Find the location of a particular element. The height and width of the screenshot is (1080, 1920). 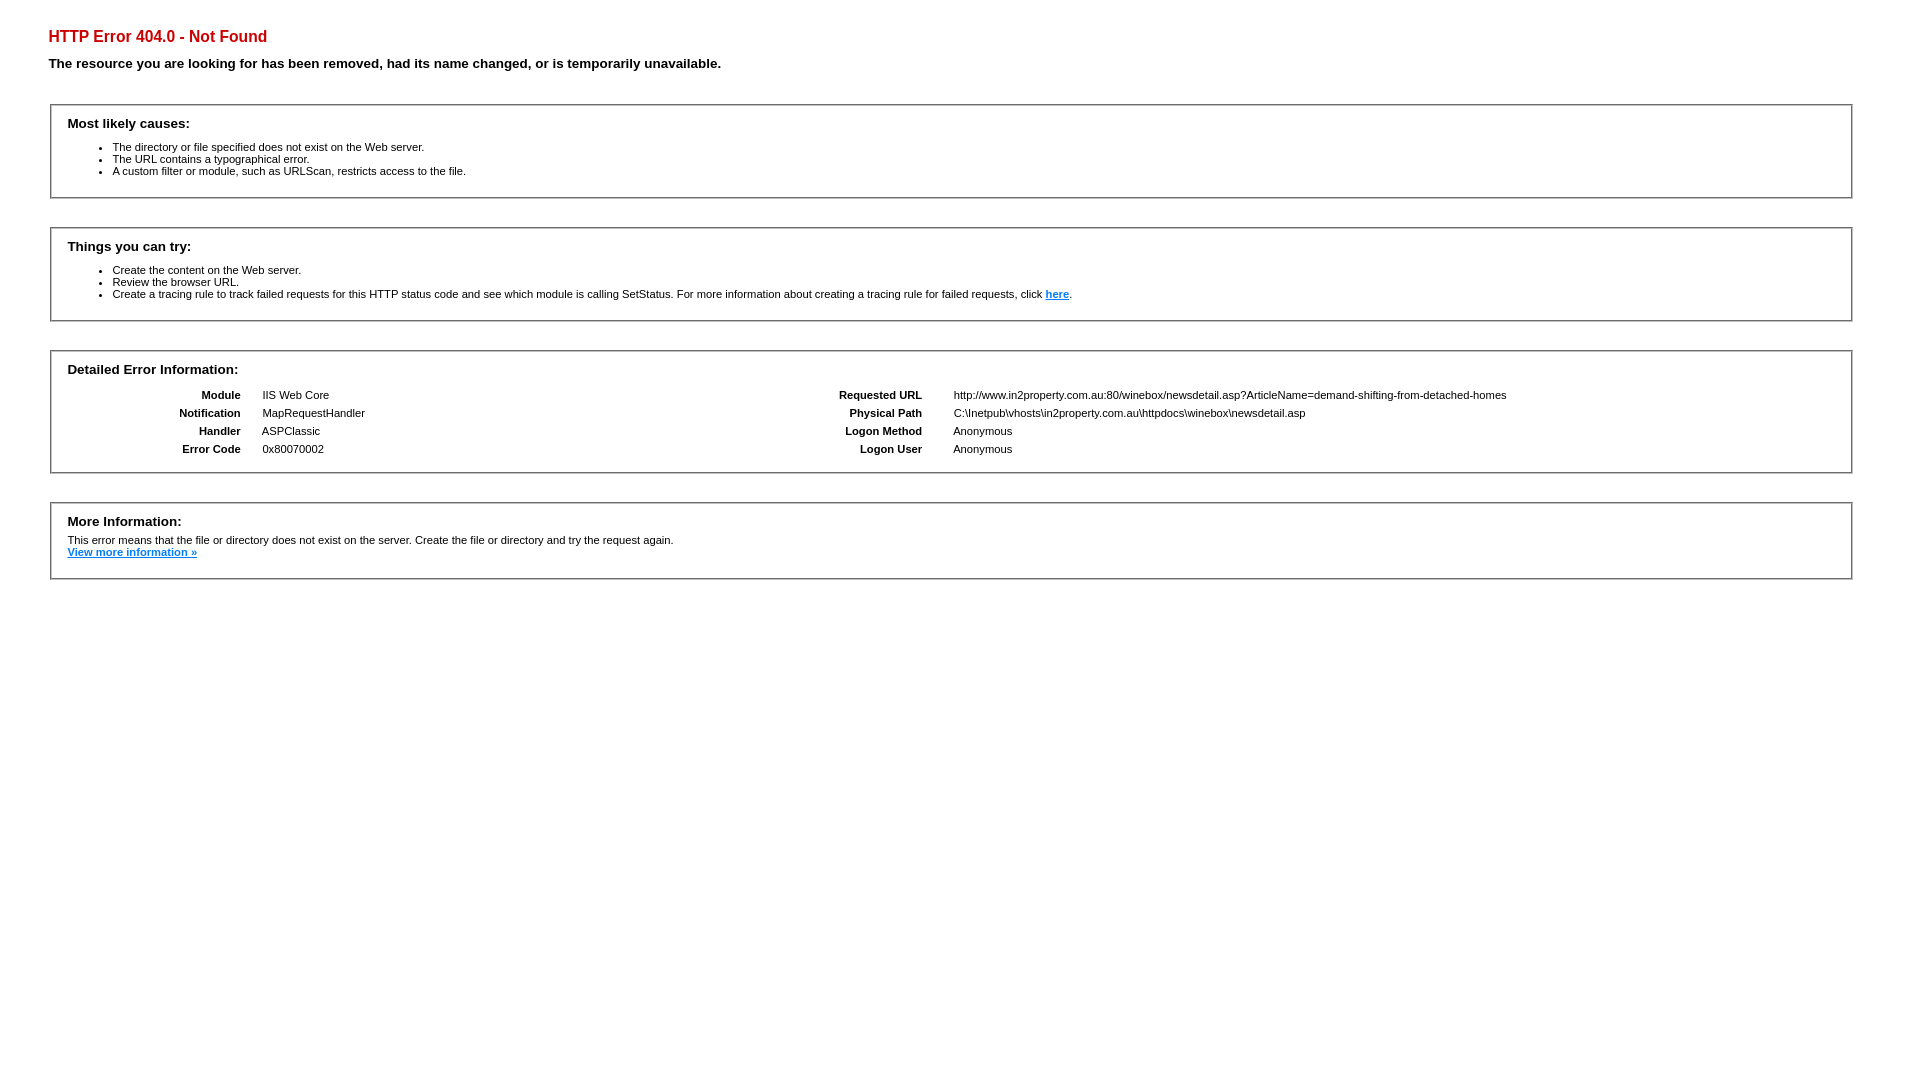

'here' is located at coordinates (1056, 293).